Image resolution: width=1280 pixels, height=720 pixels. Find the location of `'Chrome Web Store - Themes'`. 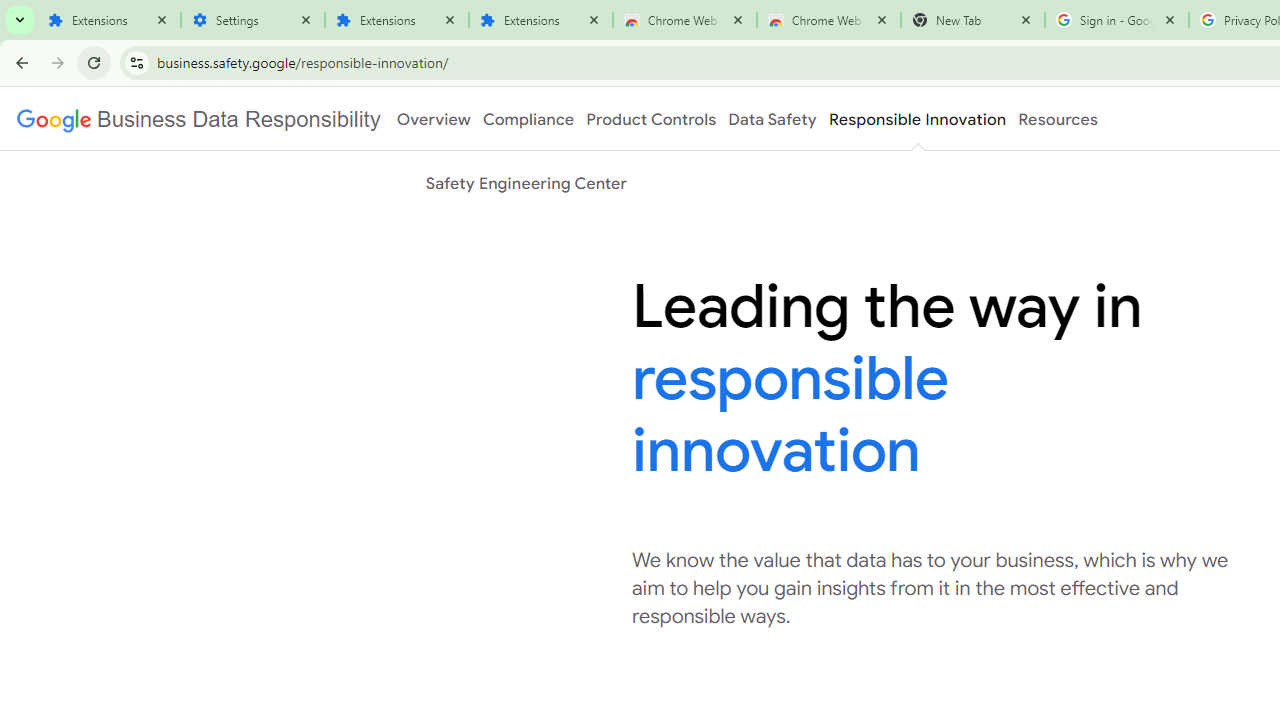

'Chrome Web Store - Themes' is located at coordinates (828, 20).